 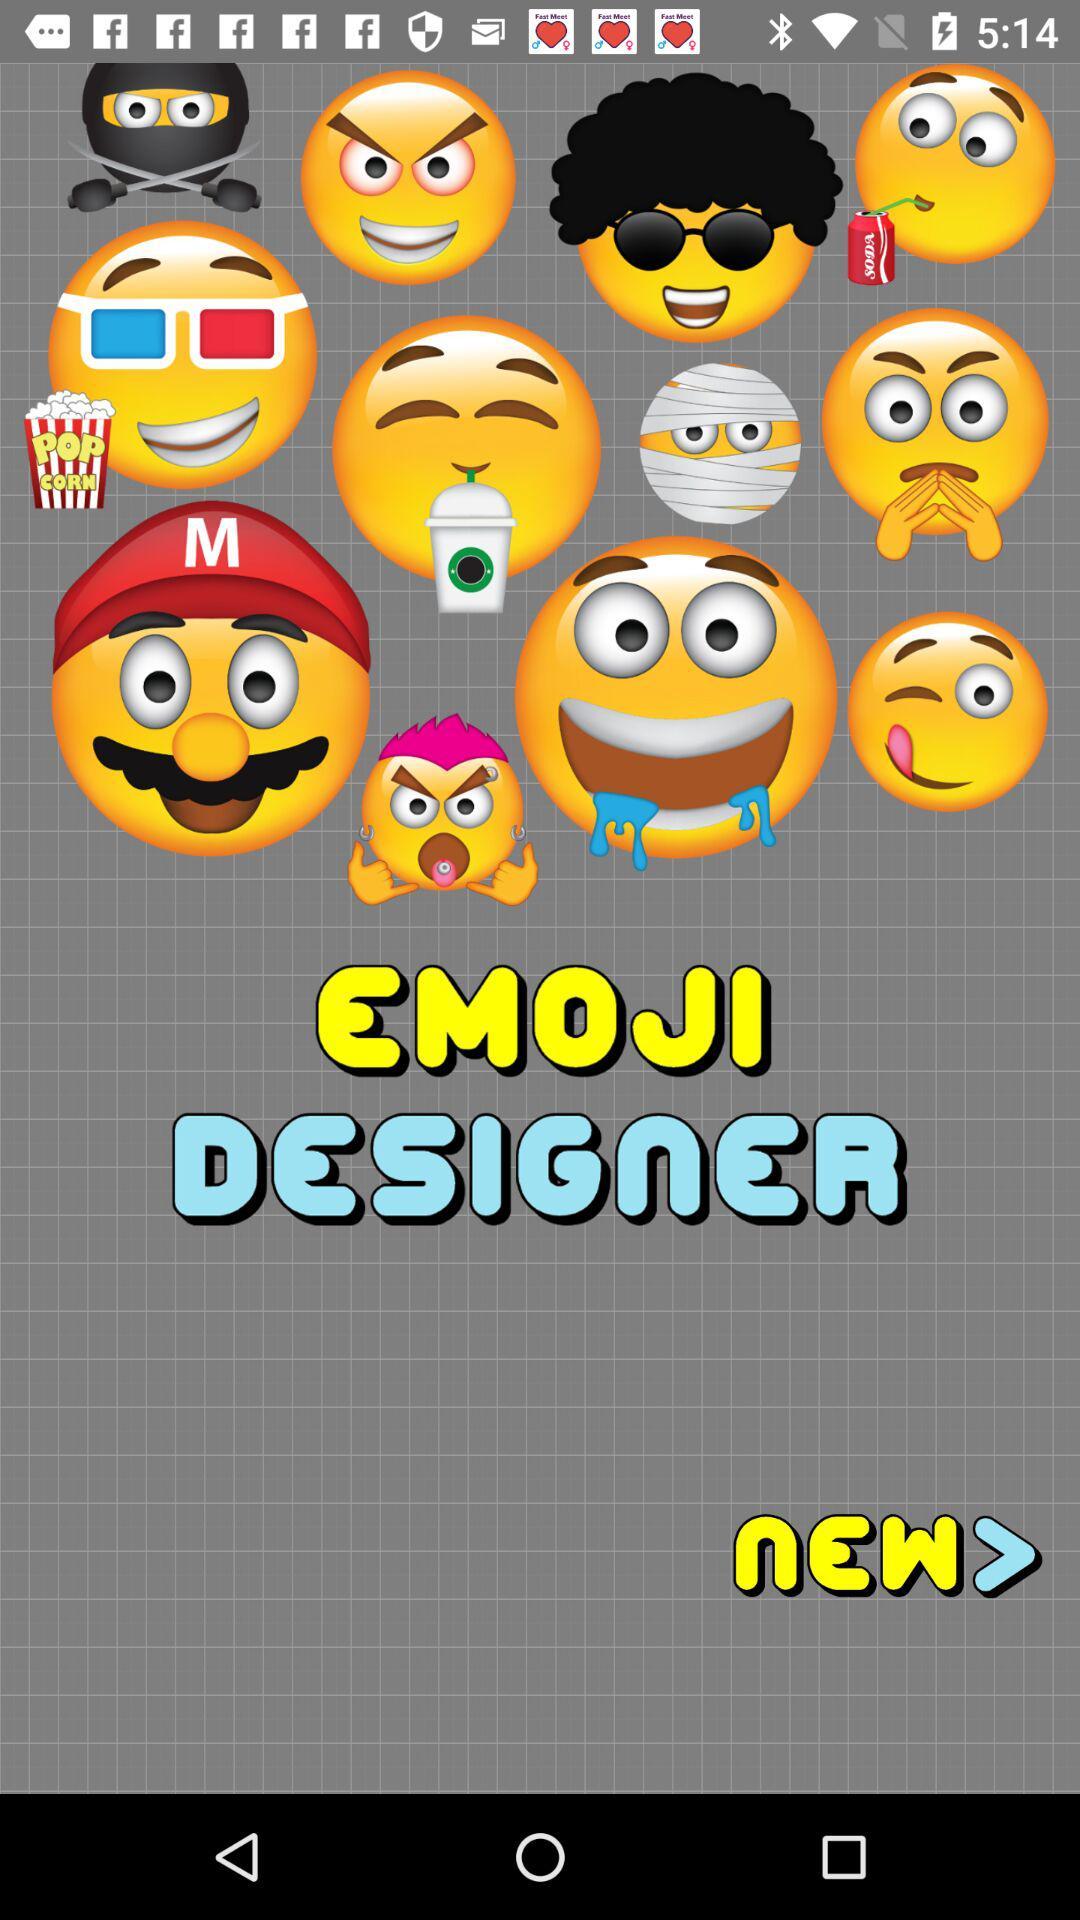 What do you see at coordinates (810, 1555) in the screenshot?
I see `go next` at bounding box center [810, 1555].